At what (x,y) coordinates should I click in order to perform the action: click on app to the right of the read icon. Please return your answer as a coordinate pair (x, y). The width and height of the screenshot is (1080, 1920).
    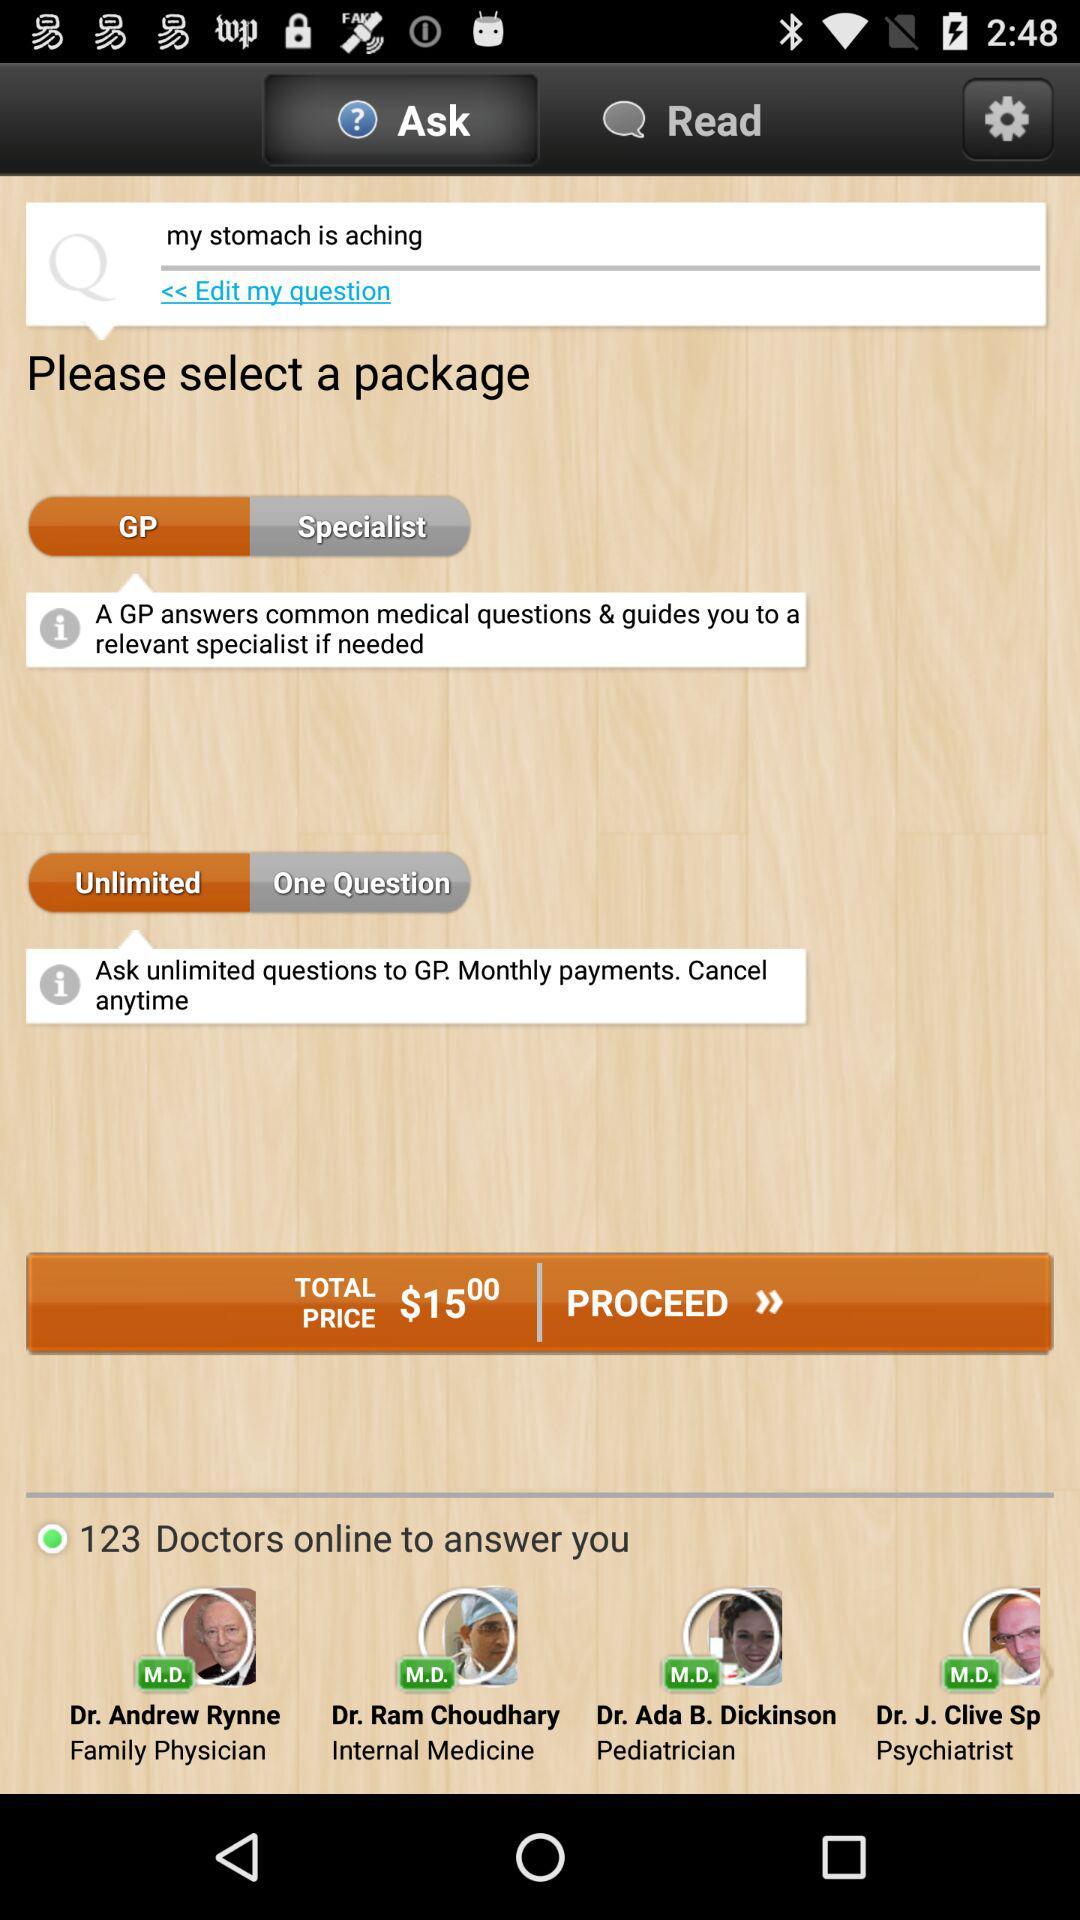
    Looking at the image, I should click on (1007, 118).